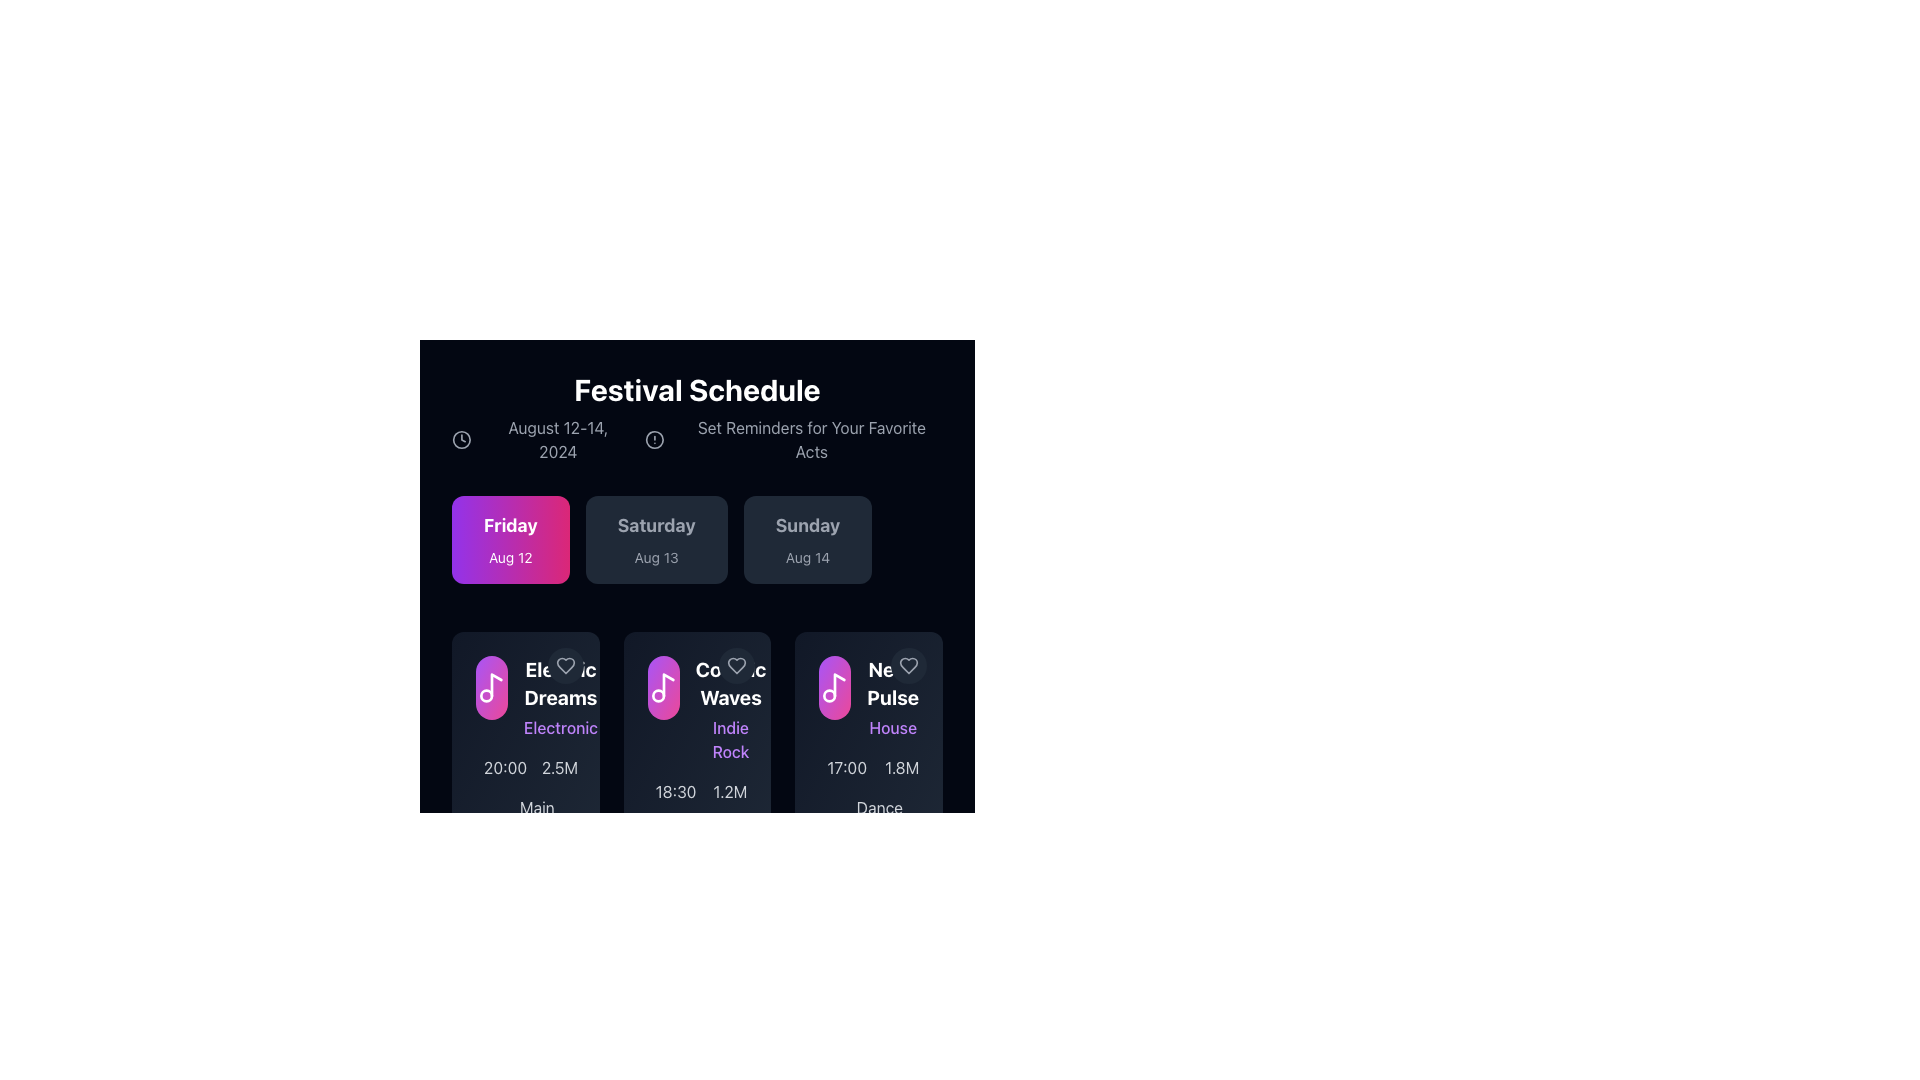 The height and width of the screenshot is (1080, 1920). I want to click on the musical note icon in the top-left section of the 'Cool Waves' card under the 'Saturday, Aug 13' schedule, so click(668, 684).